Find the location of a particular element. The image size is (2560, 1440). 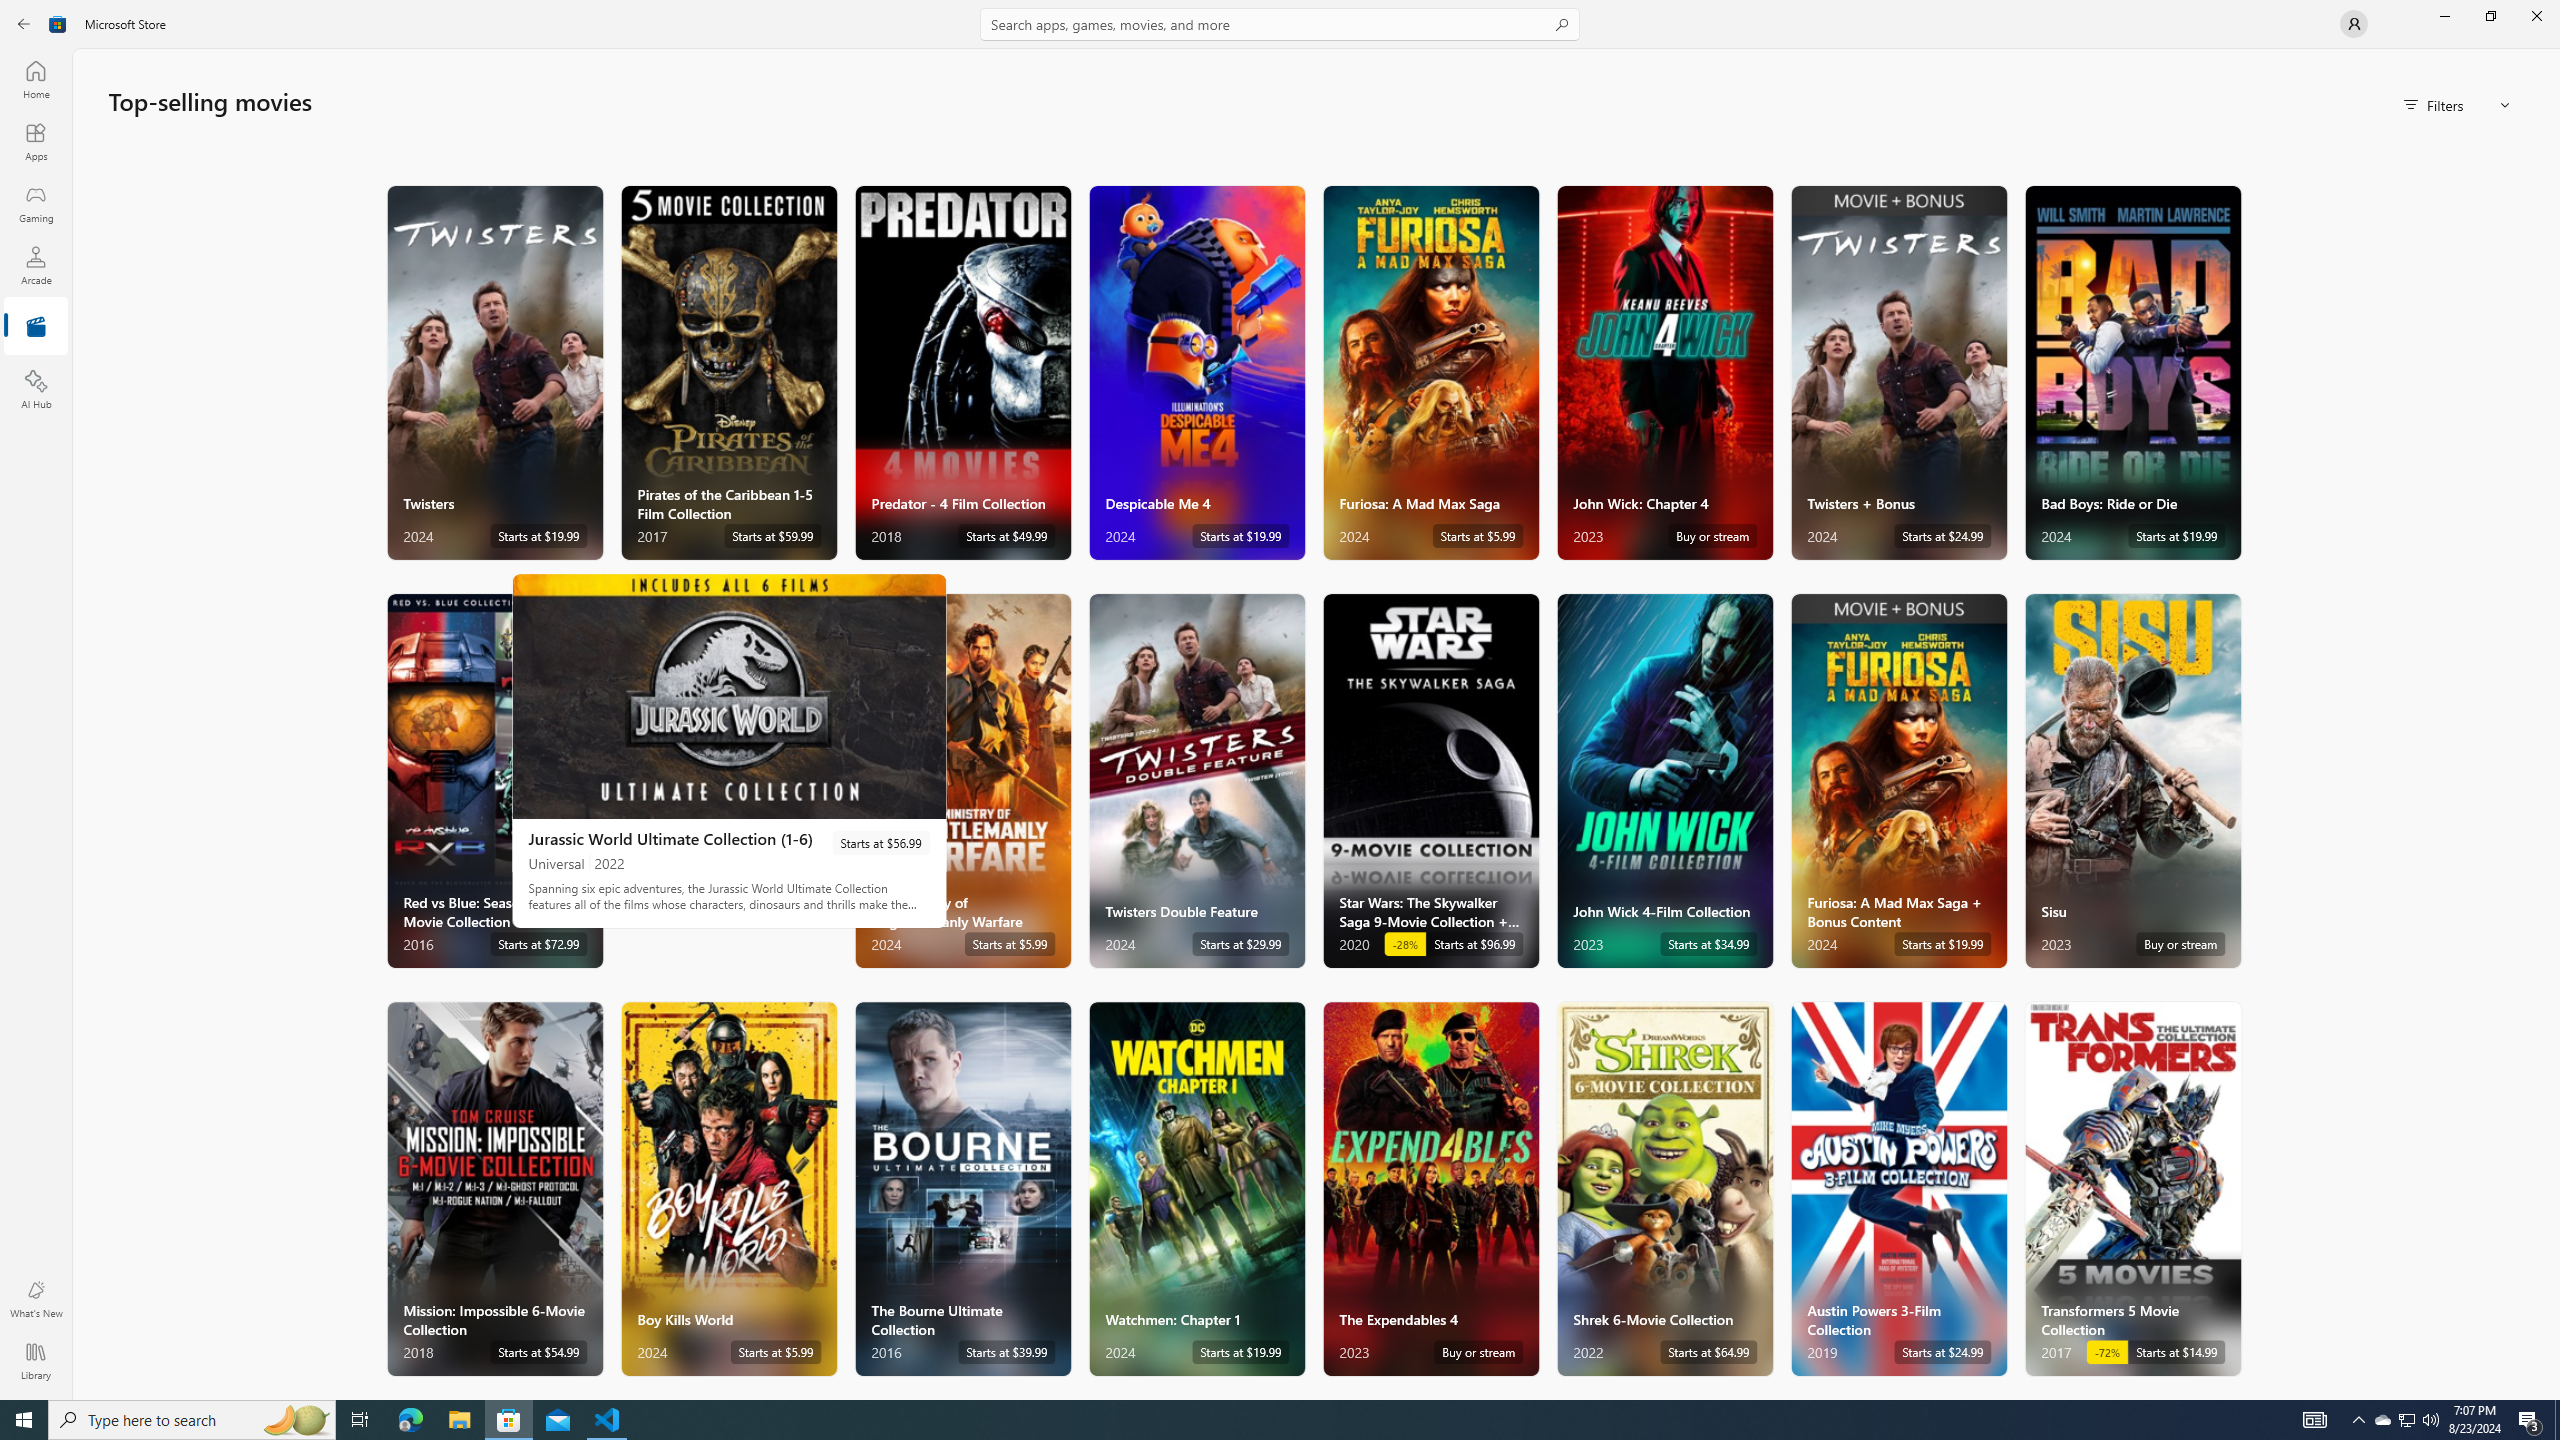

'Filters' is located at coordinates (2457, 104).